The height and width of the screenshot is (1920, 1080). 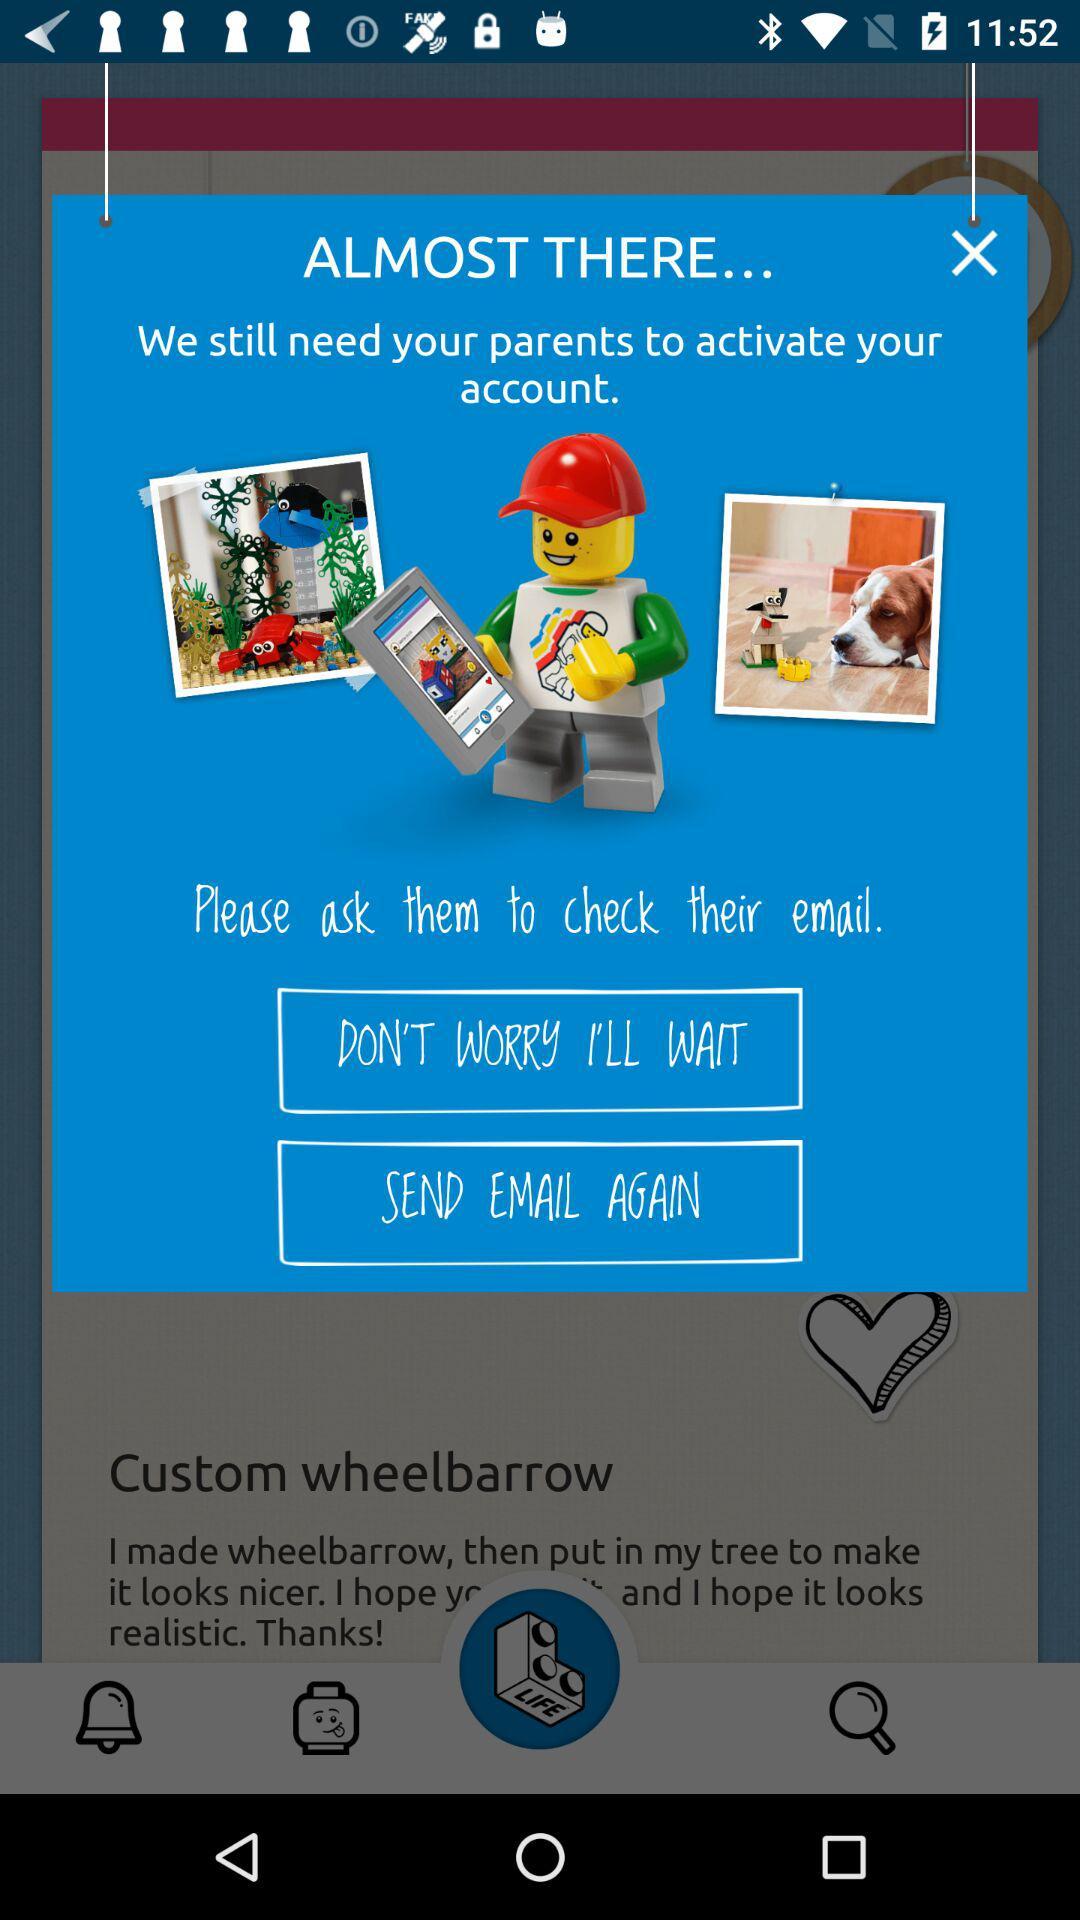 I want to click on the icon below the don t worry icon, so click(x=540, y=1202).